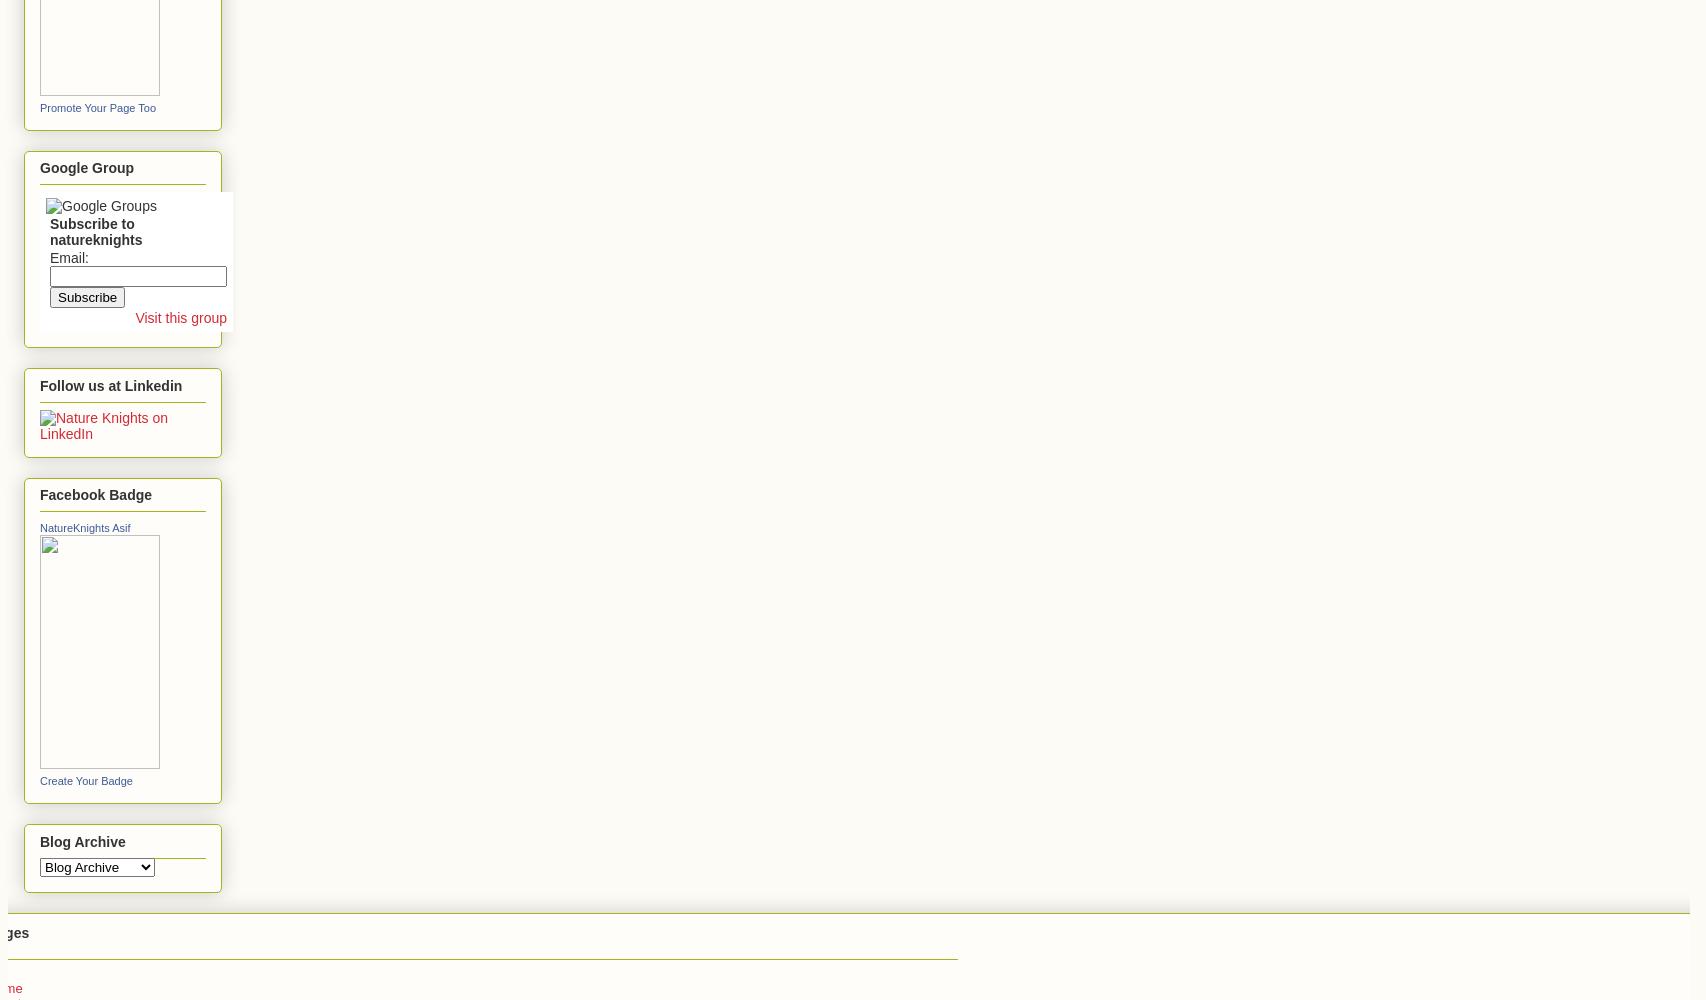 The image size is (1706, 1000). I want to click on 'Create Your Badge', so click(85, 781).